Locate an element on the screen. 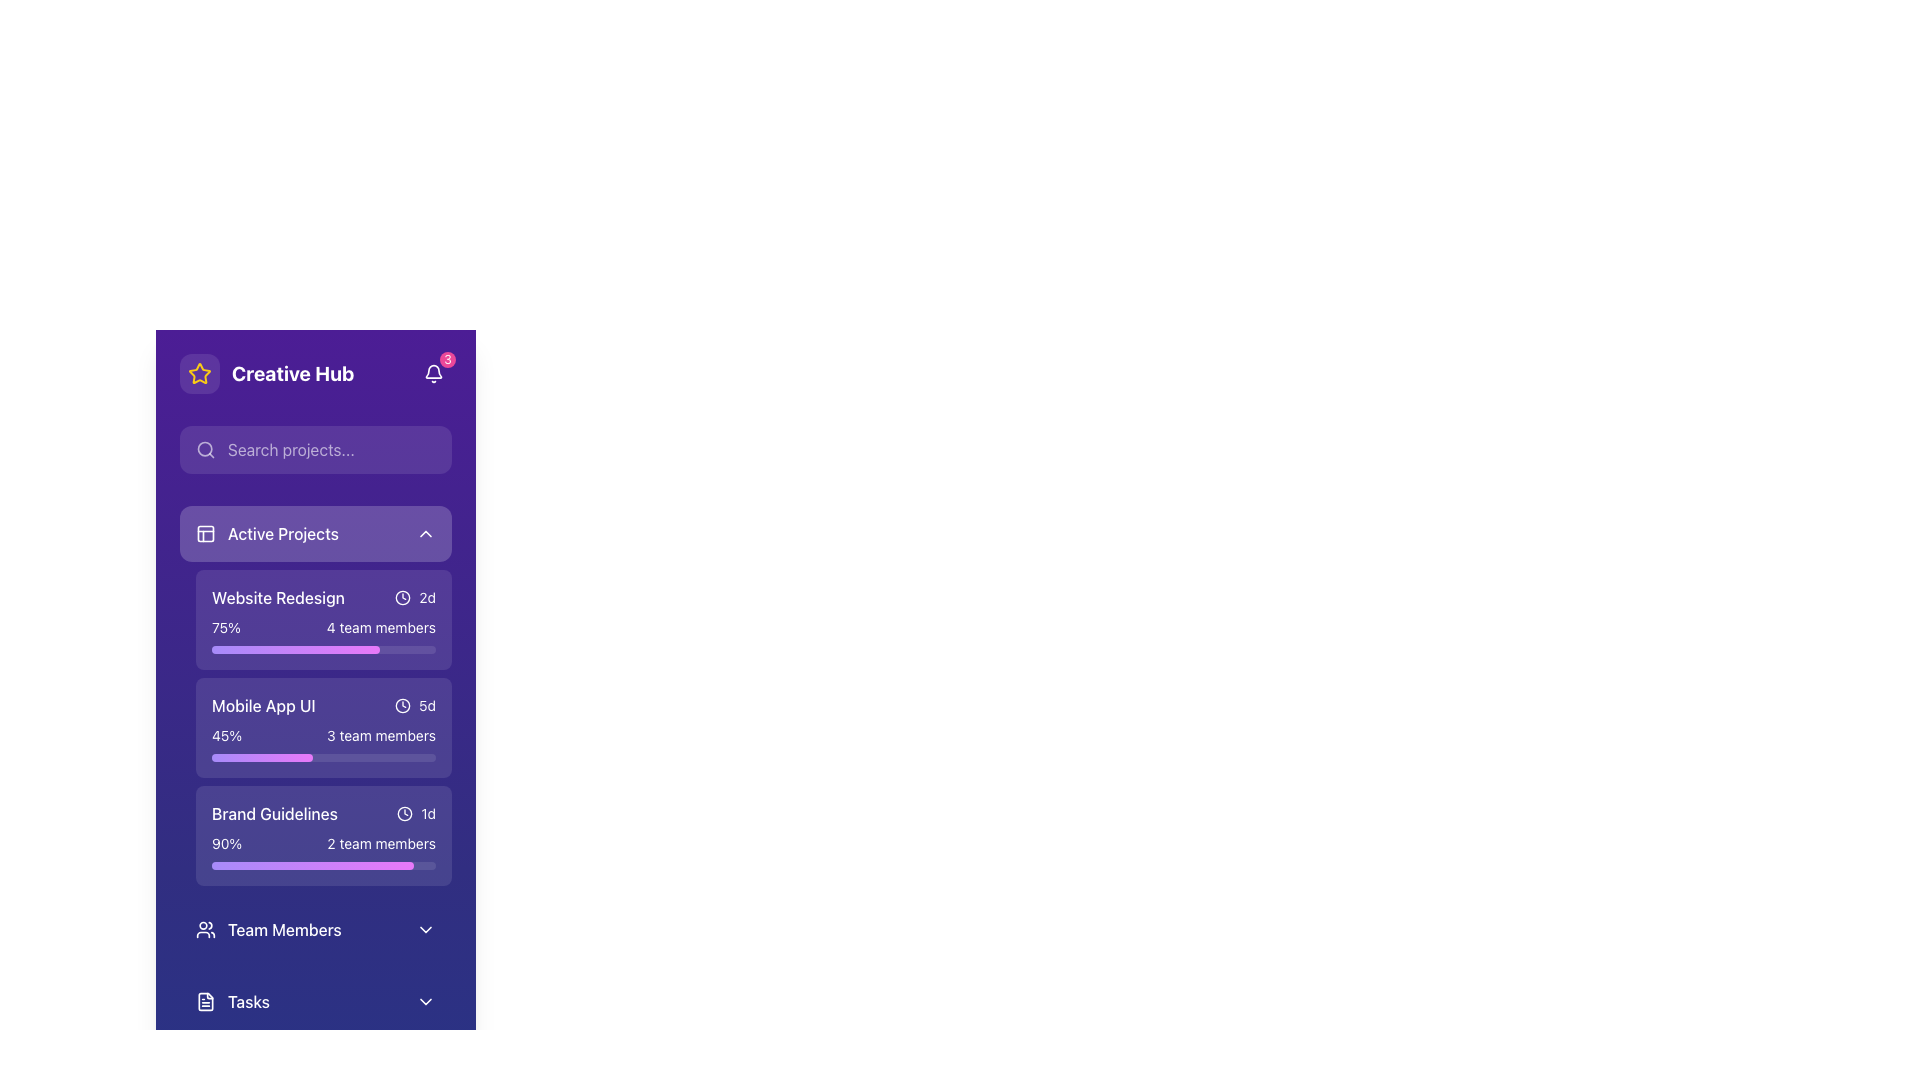  the progress bar is located at coordinates (381, 865).